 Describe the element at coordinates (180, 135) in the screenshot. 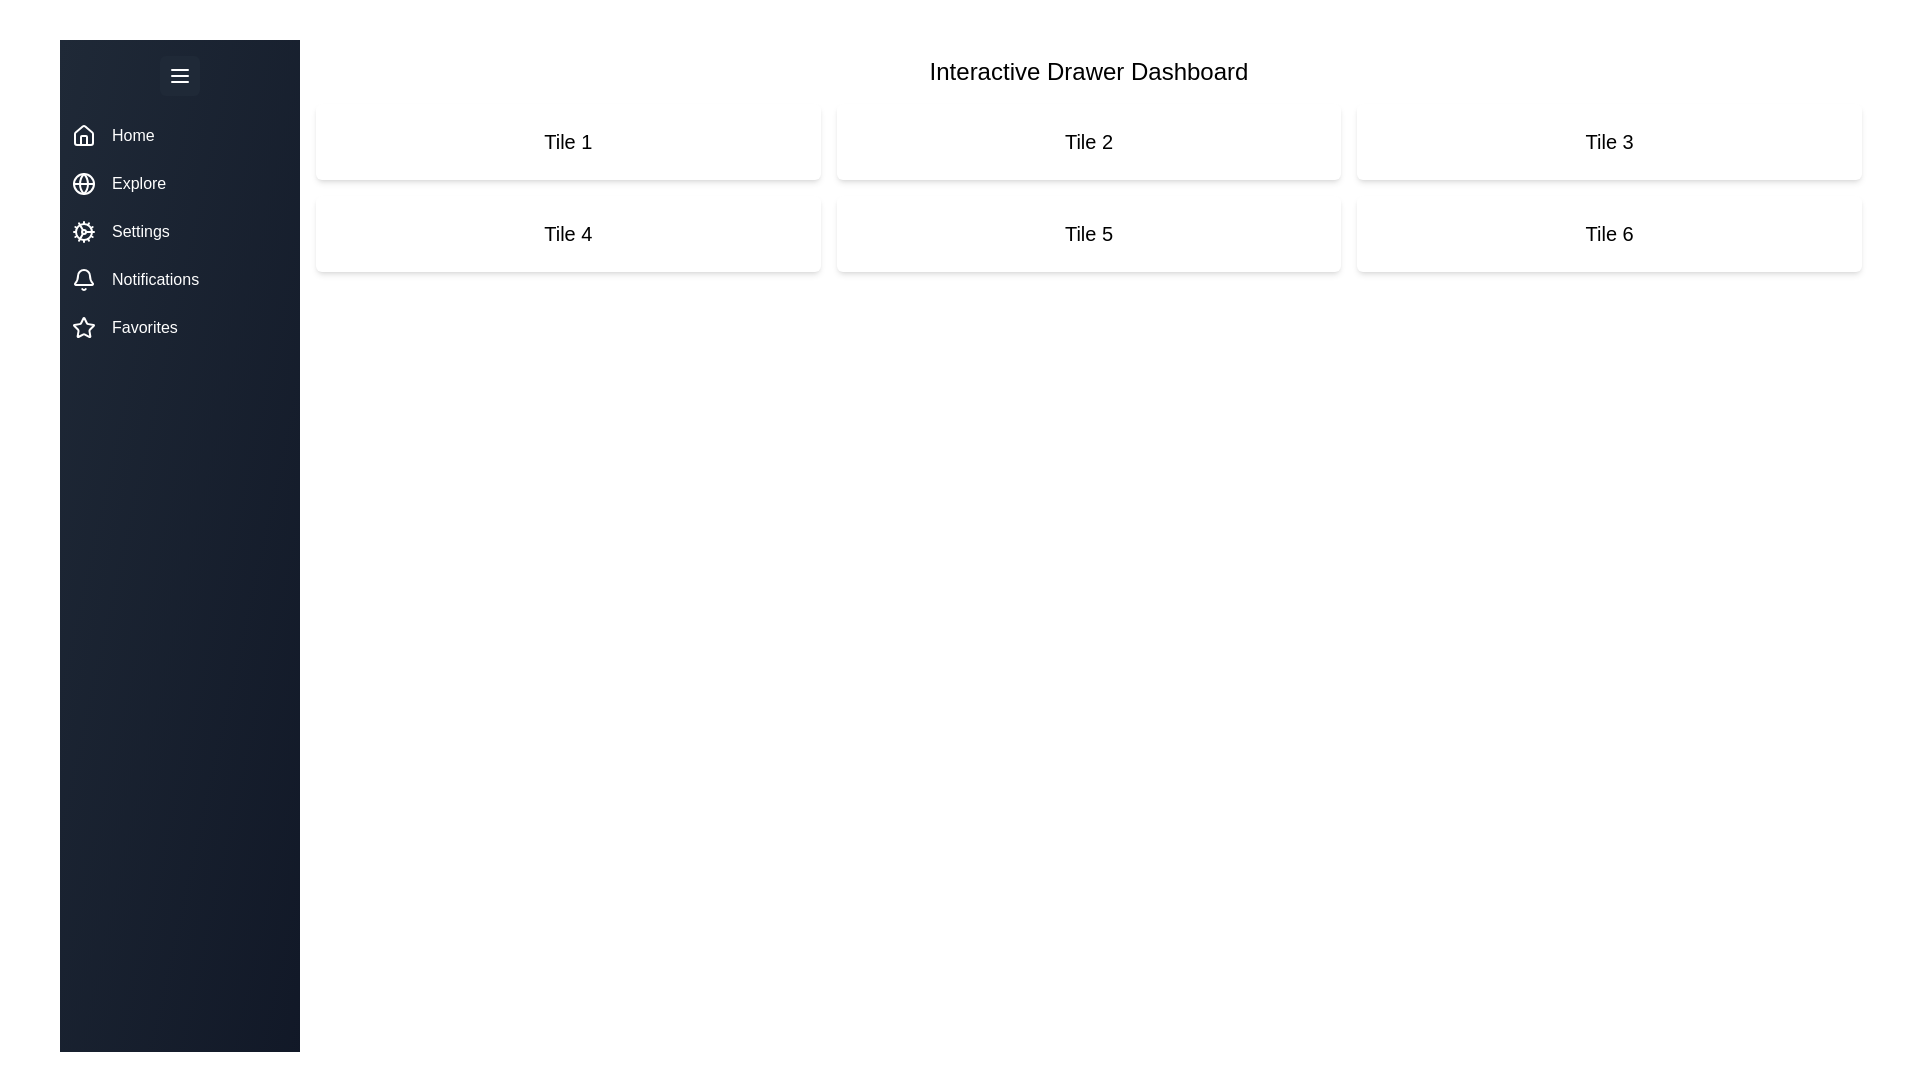

I see `the navigation item Home to see its hover effect` at that location.